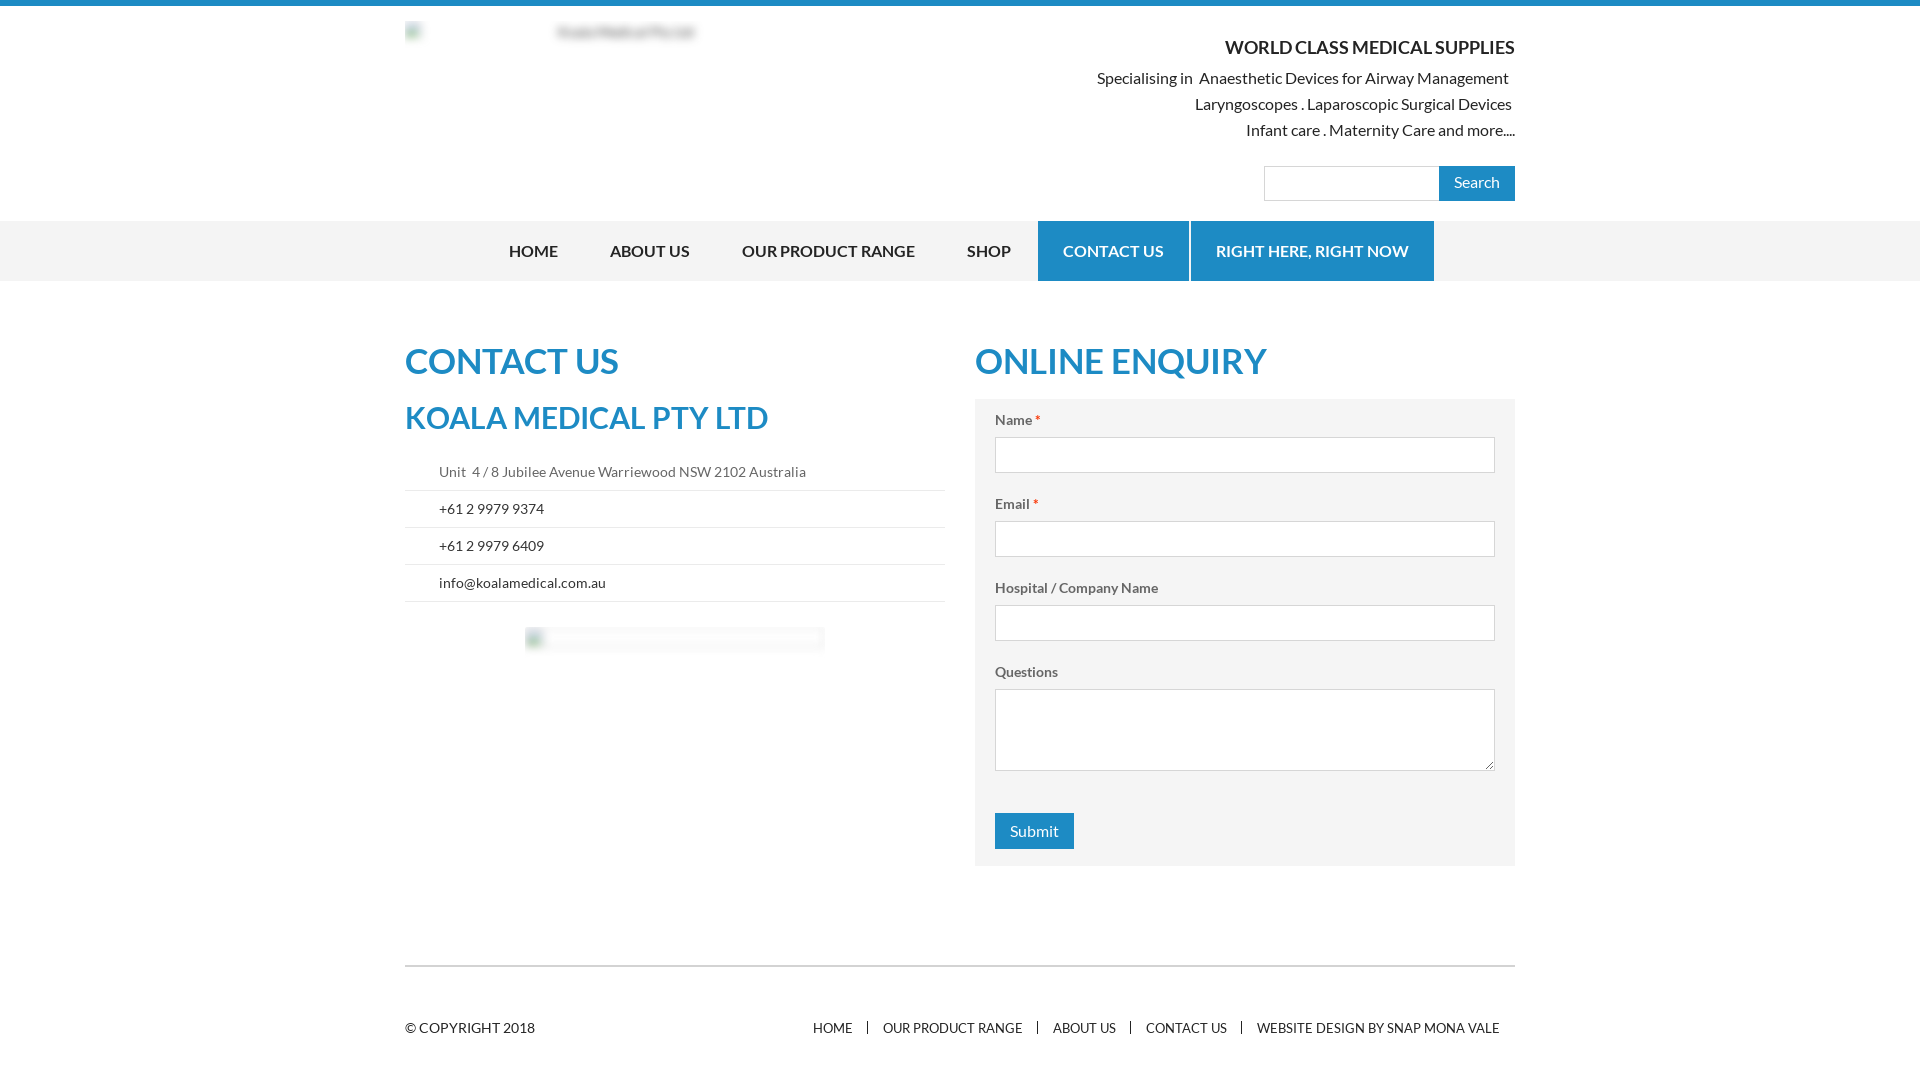 The image size is (1920, 1080). Describe the element at coordinates (1112, 249) in the screenshot. I see `'CONTACT US'` at that location.